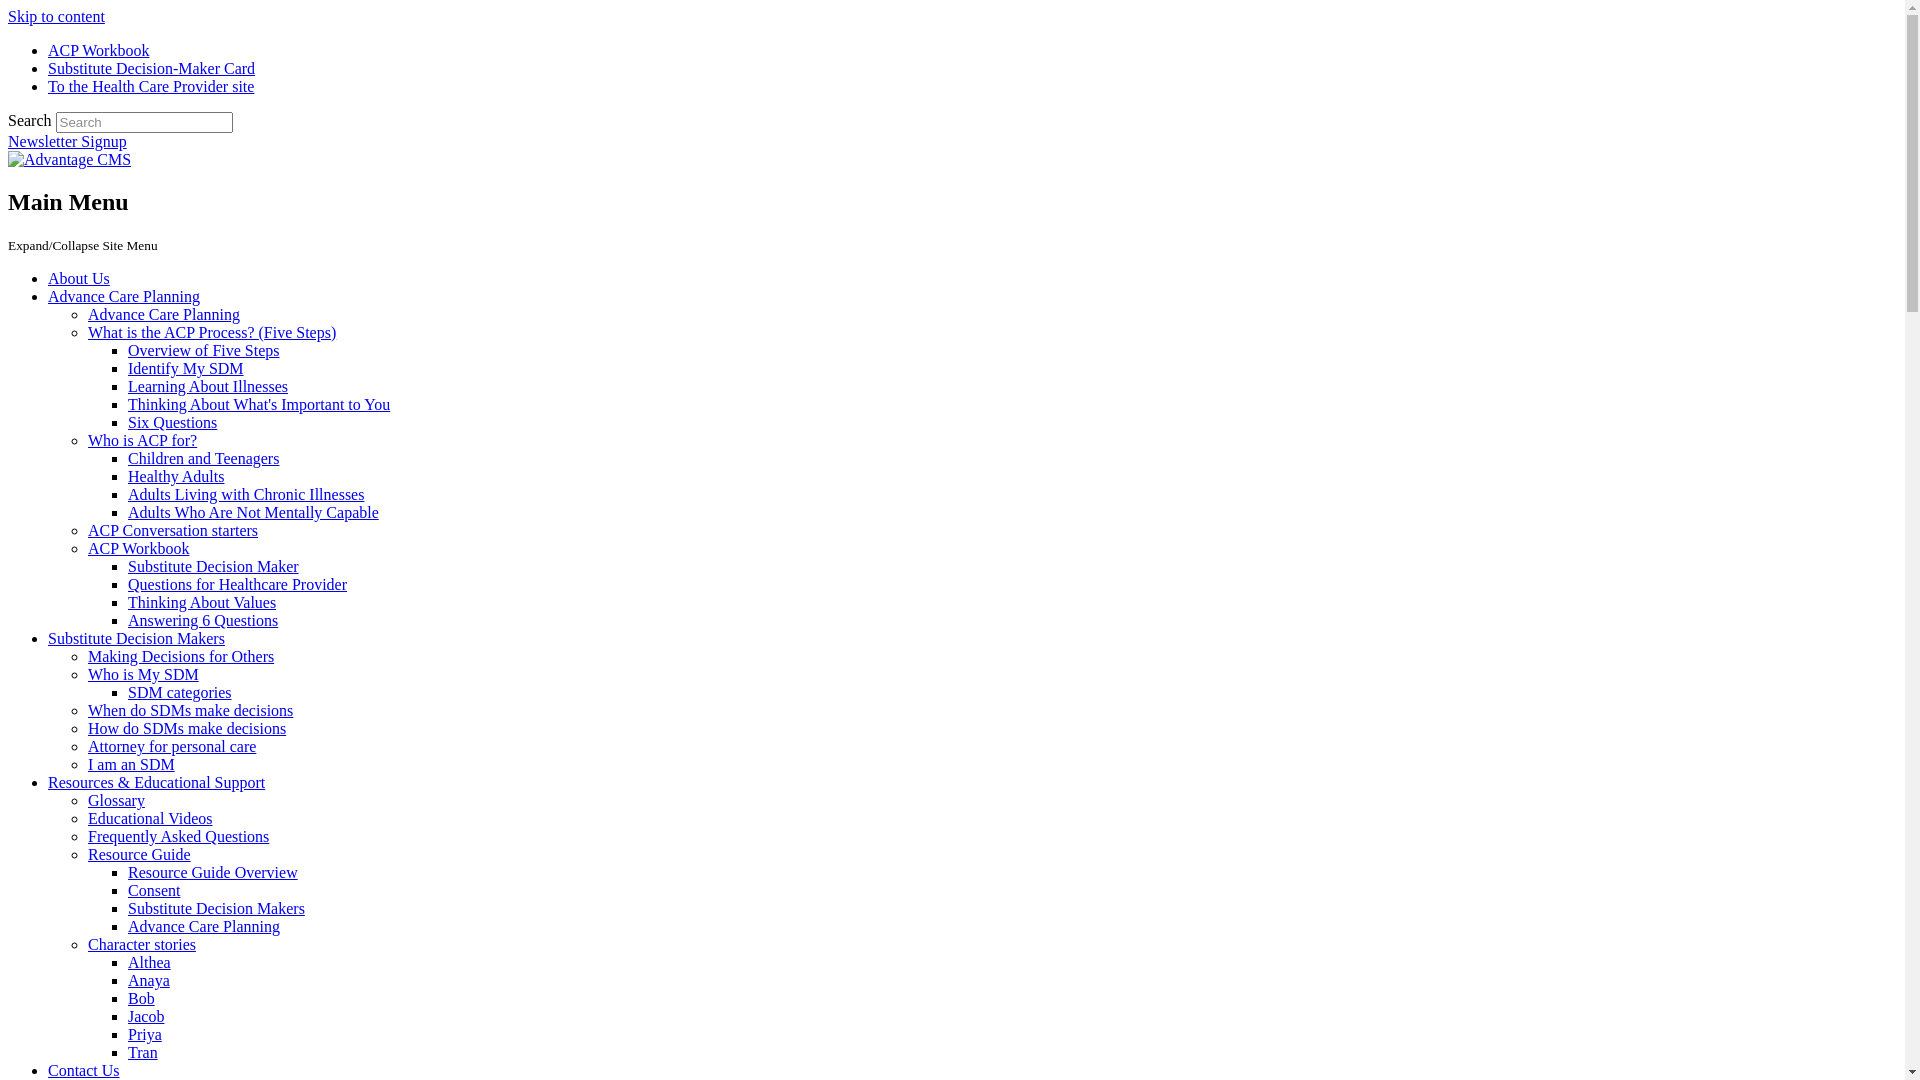 The image size is (1920, 1080). I want to click on 'Questions for Healthcare Provider', so click(237, 584).